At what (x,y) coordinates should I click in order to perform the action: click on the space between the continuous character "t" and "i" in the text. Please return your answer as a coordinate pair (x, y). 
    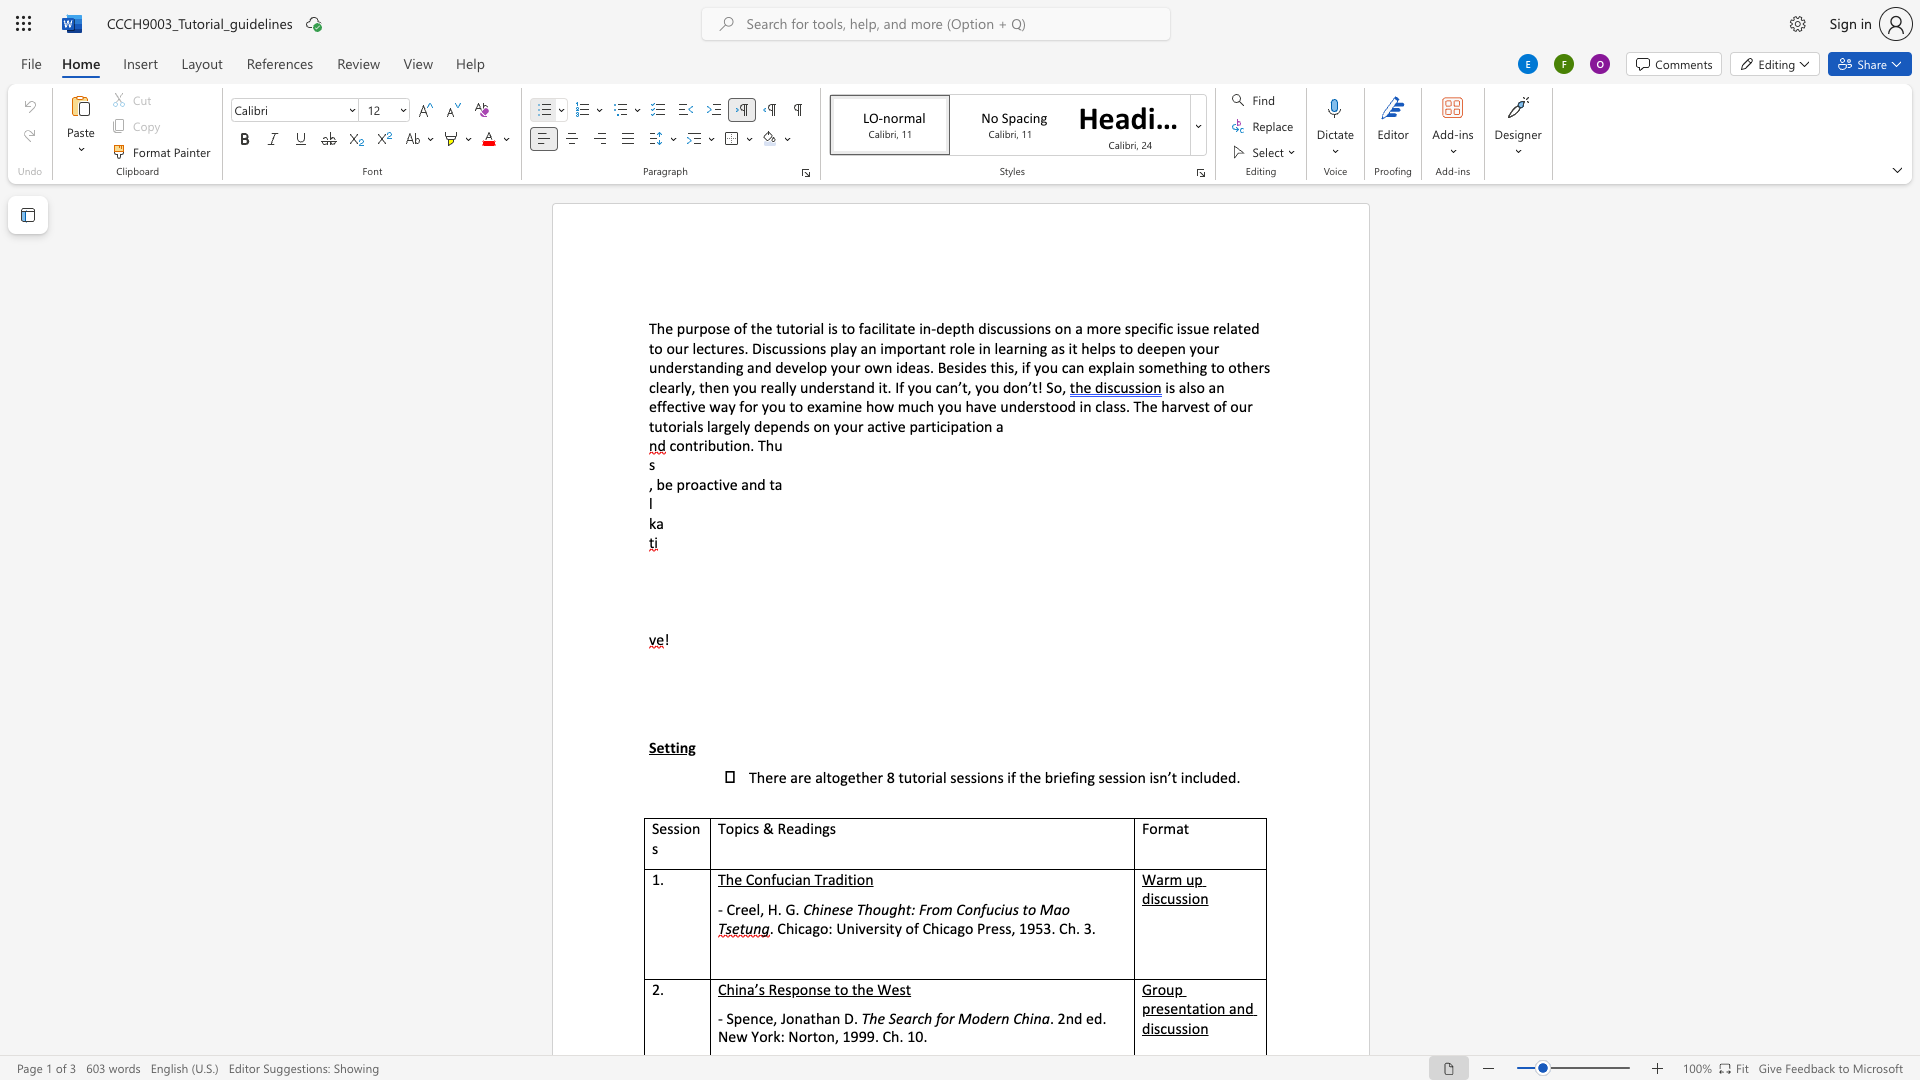
    Looking at the image, I should click on (852, 878).